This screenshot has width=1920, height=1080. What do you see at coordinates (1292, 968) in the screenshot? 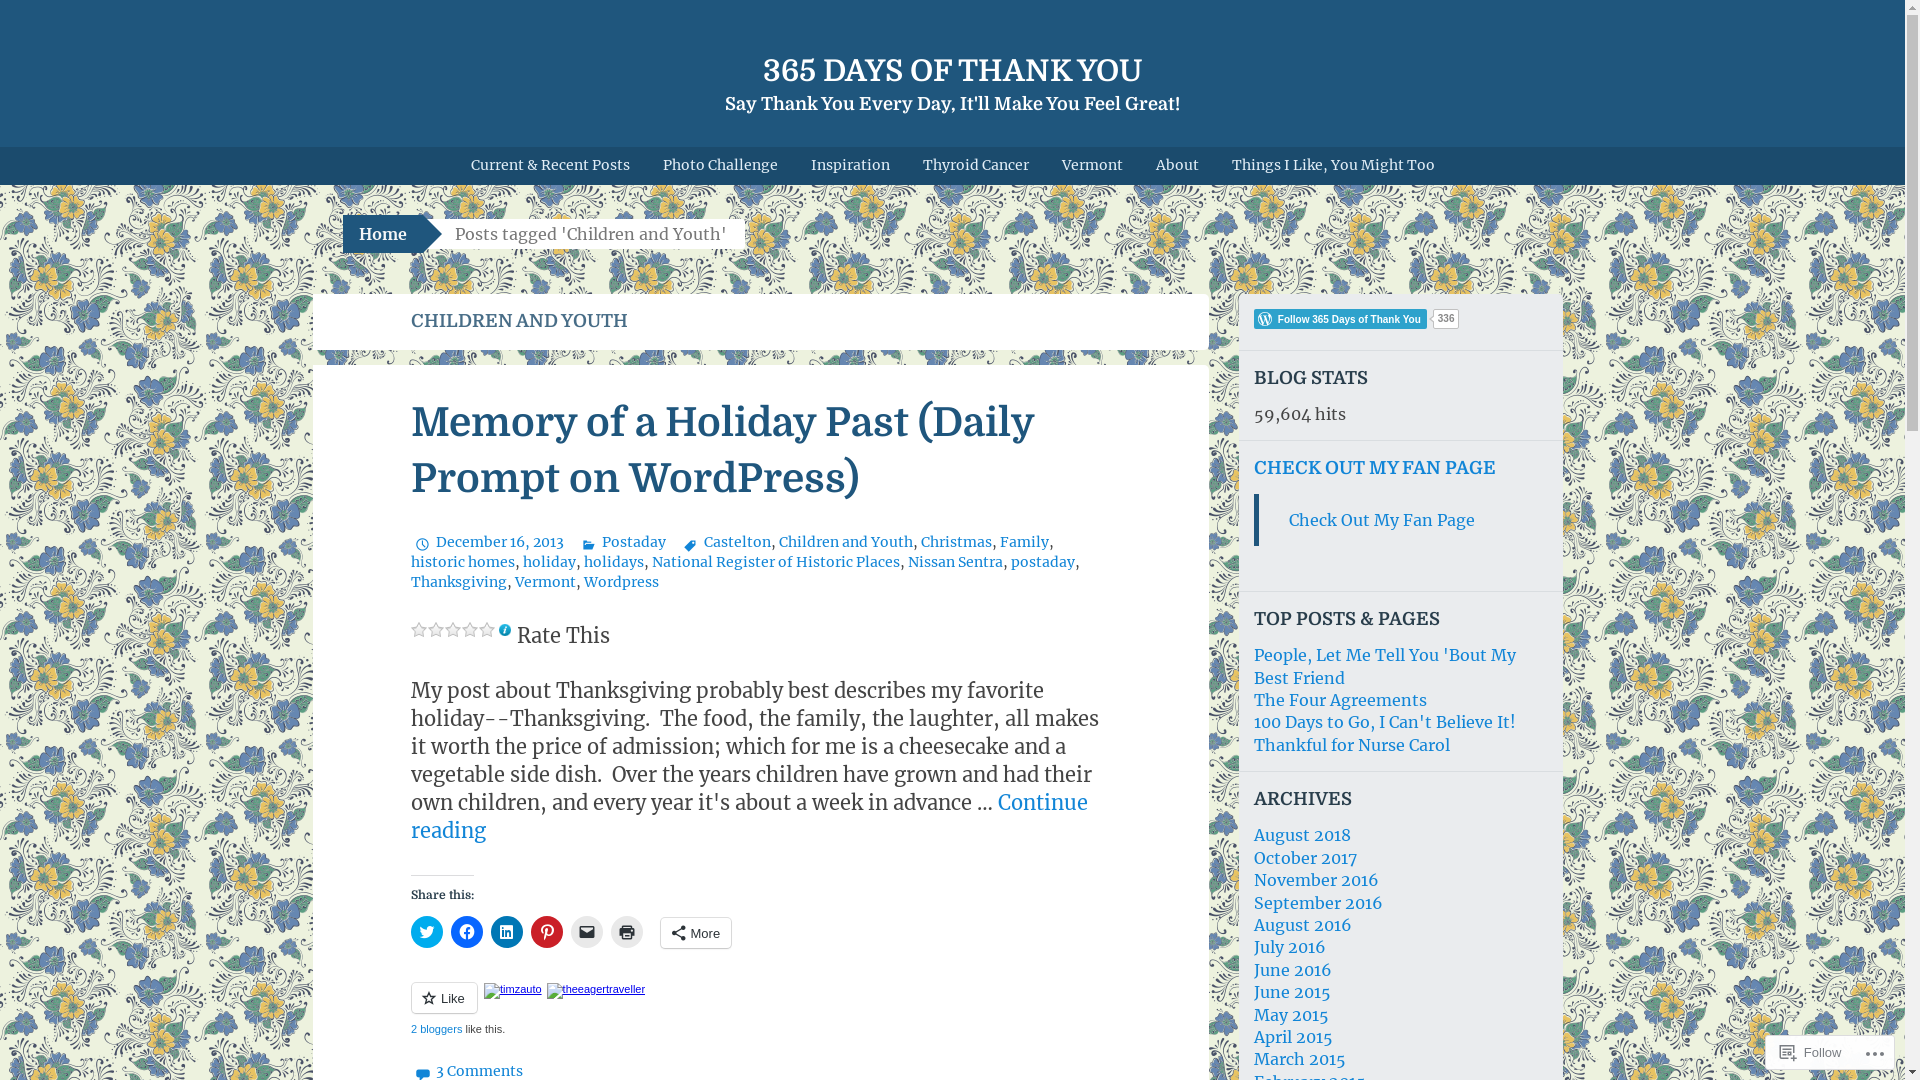
I see `'June 2016'` at bounding box center [1292, 968].